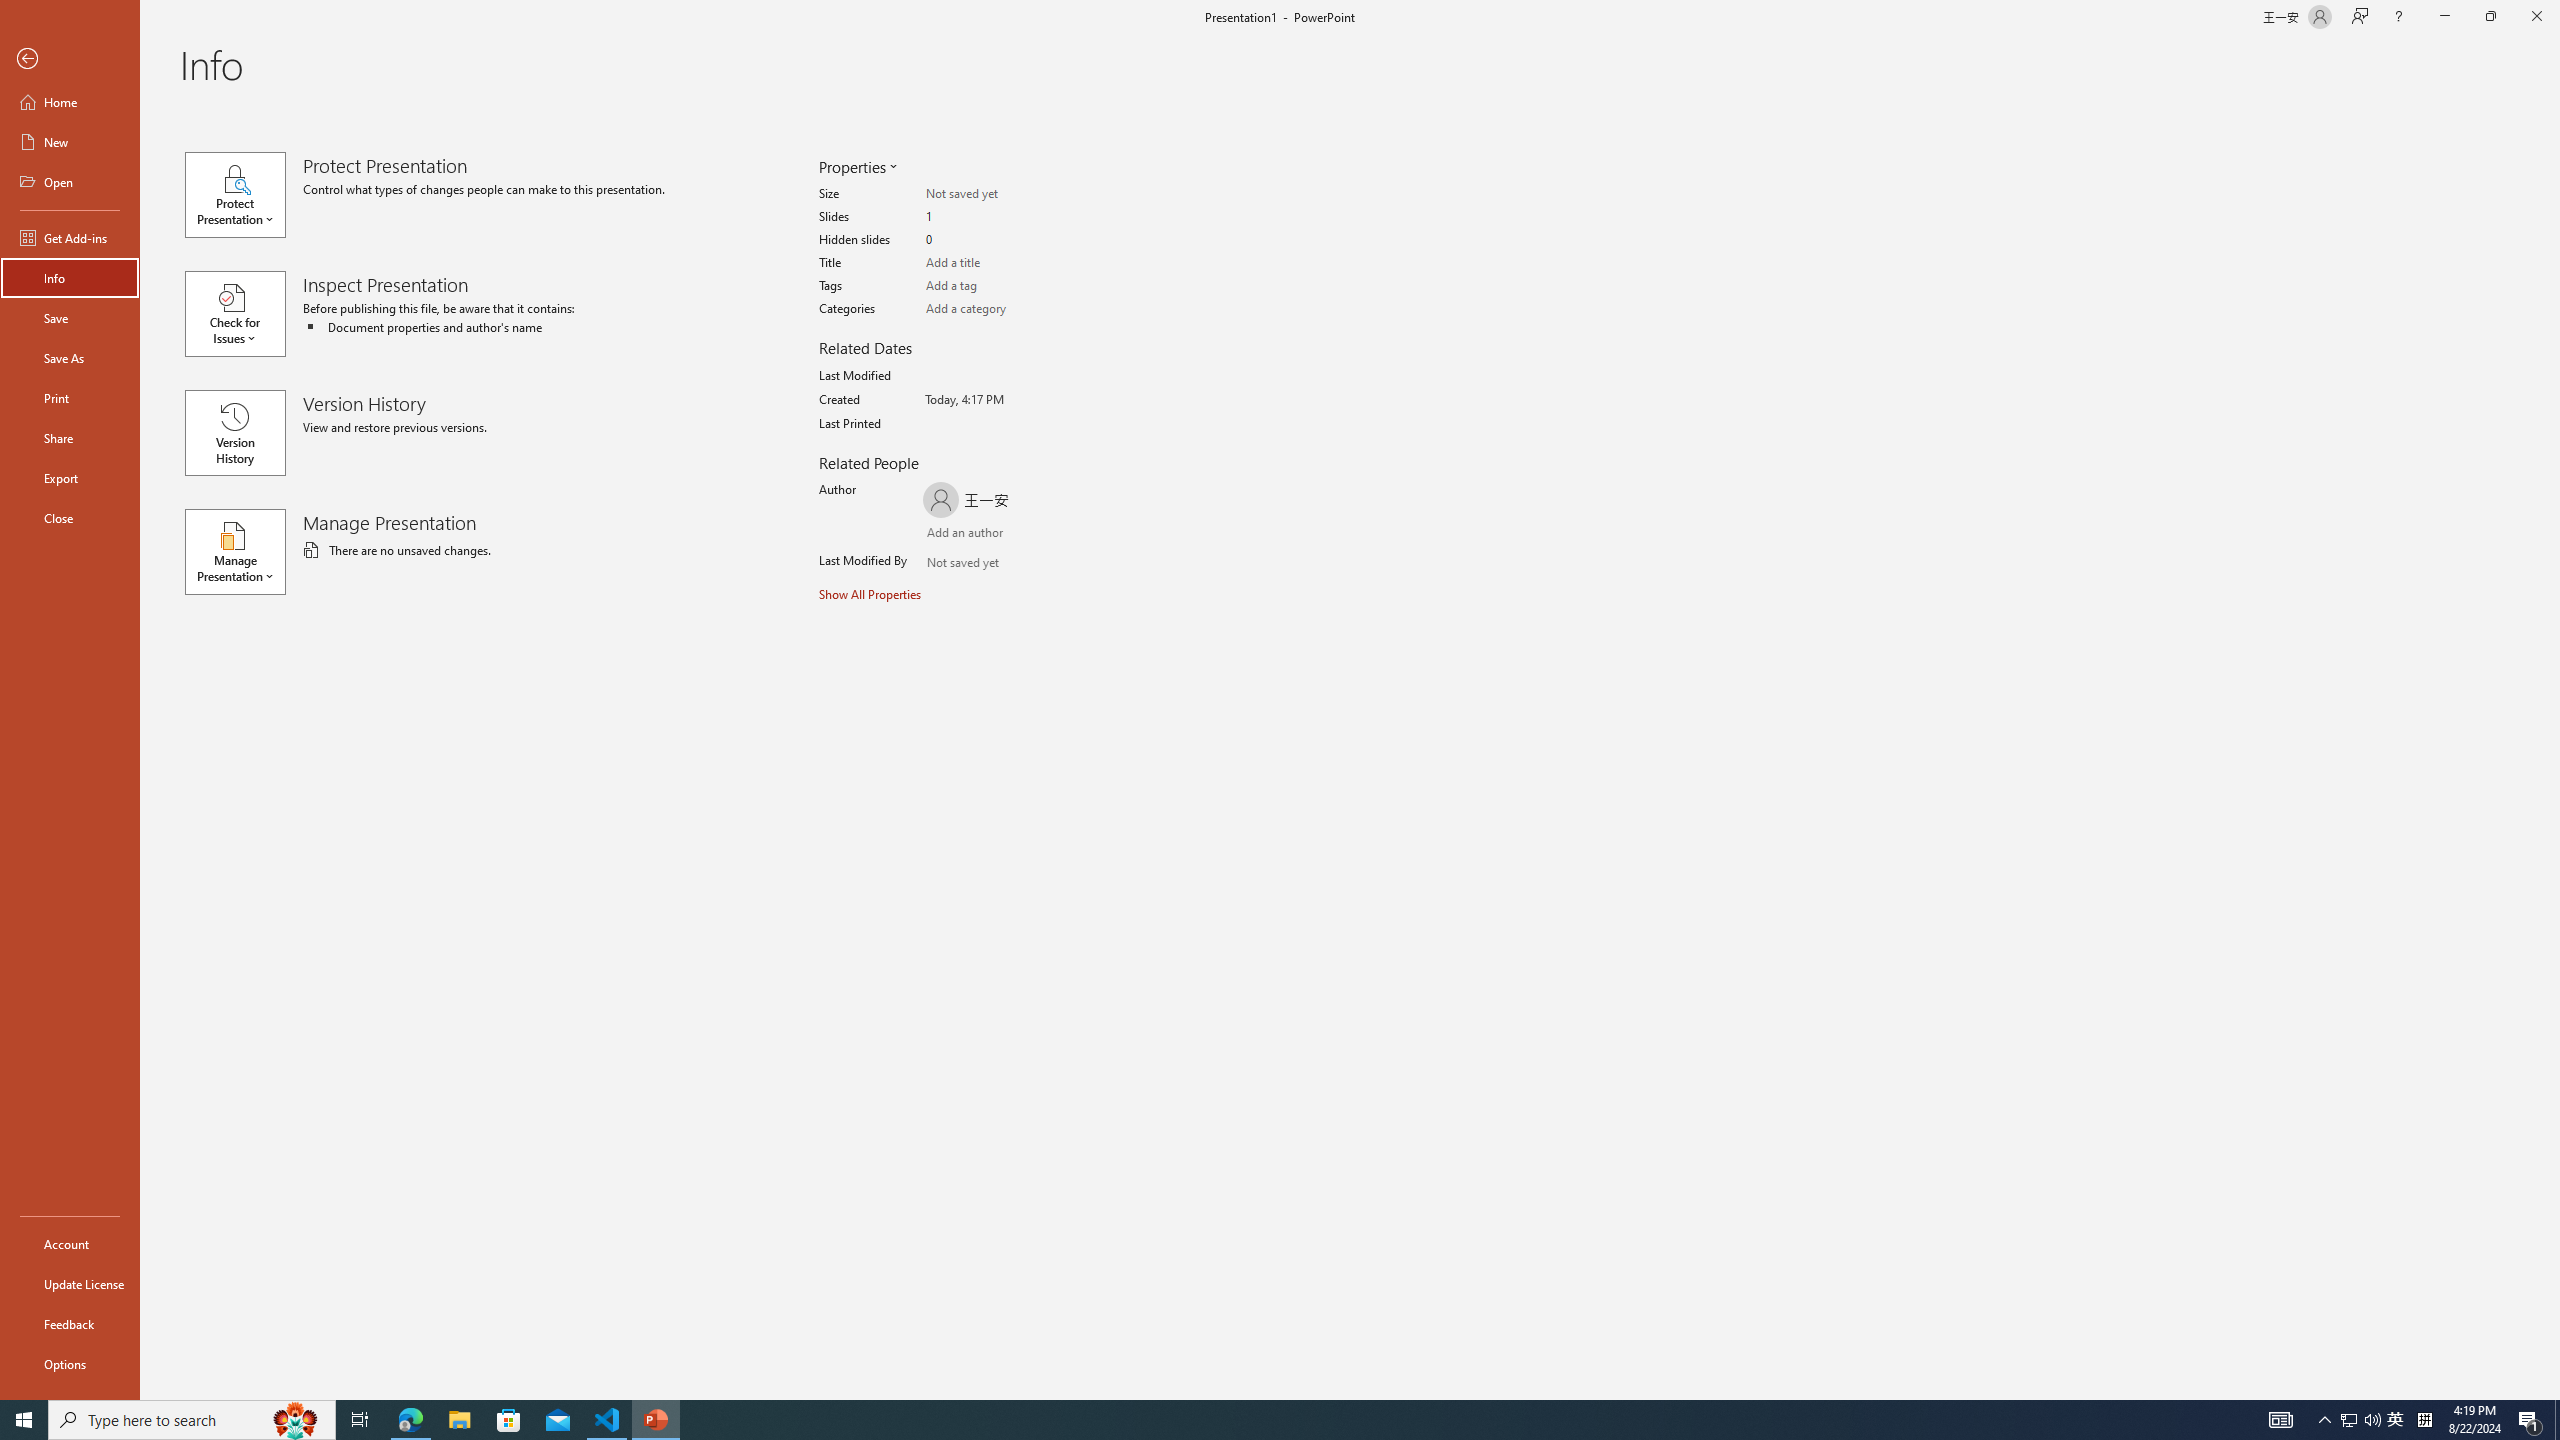 This screenshot has height=1440, width=2560. I want to click on 'Show All Properties', so click(871, 593).